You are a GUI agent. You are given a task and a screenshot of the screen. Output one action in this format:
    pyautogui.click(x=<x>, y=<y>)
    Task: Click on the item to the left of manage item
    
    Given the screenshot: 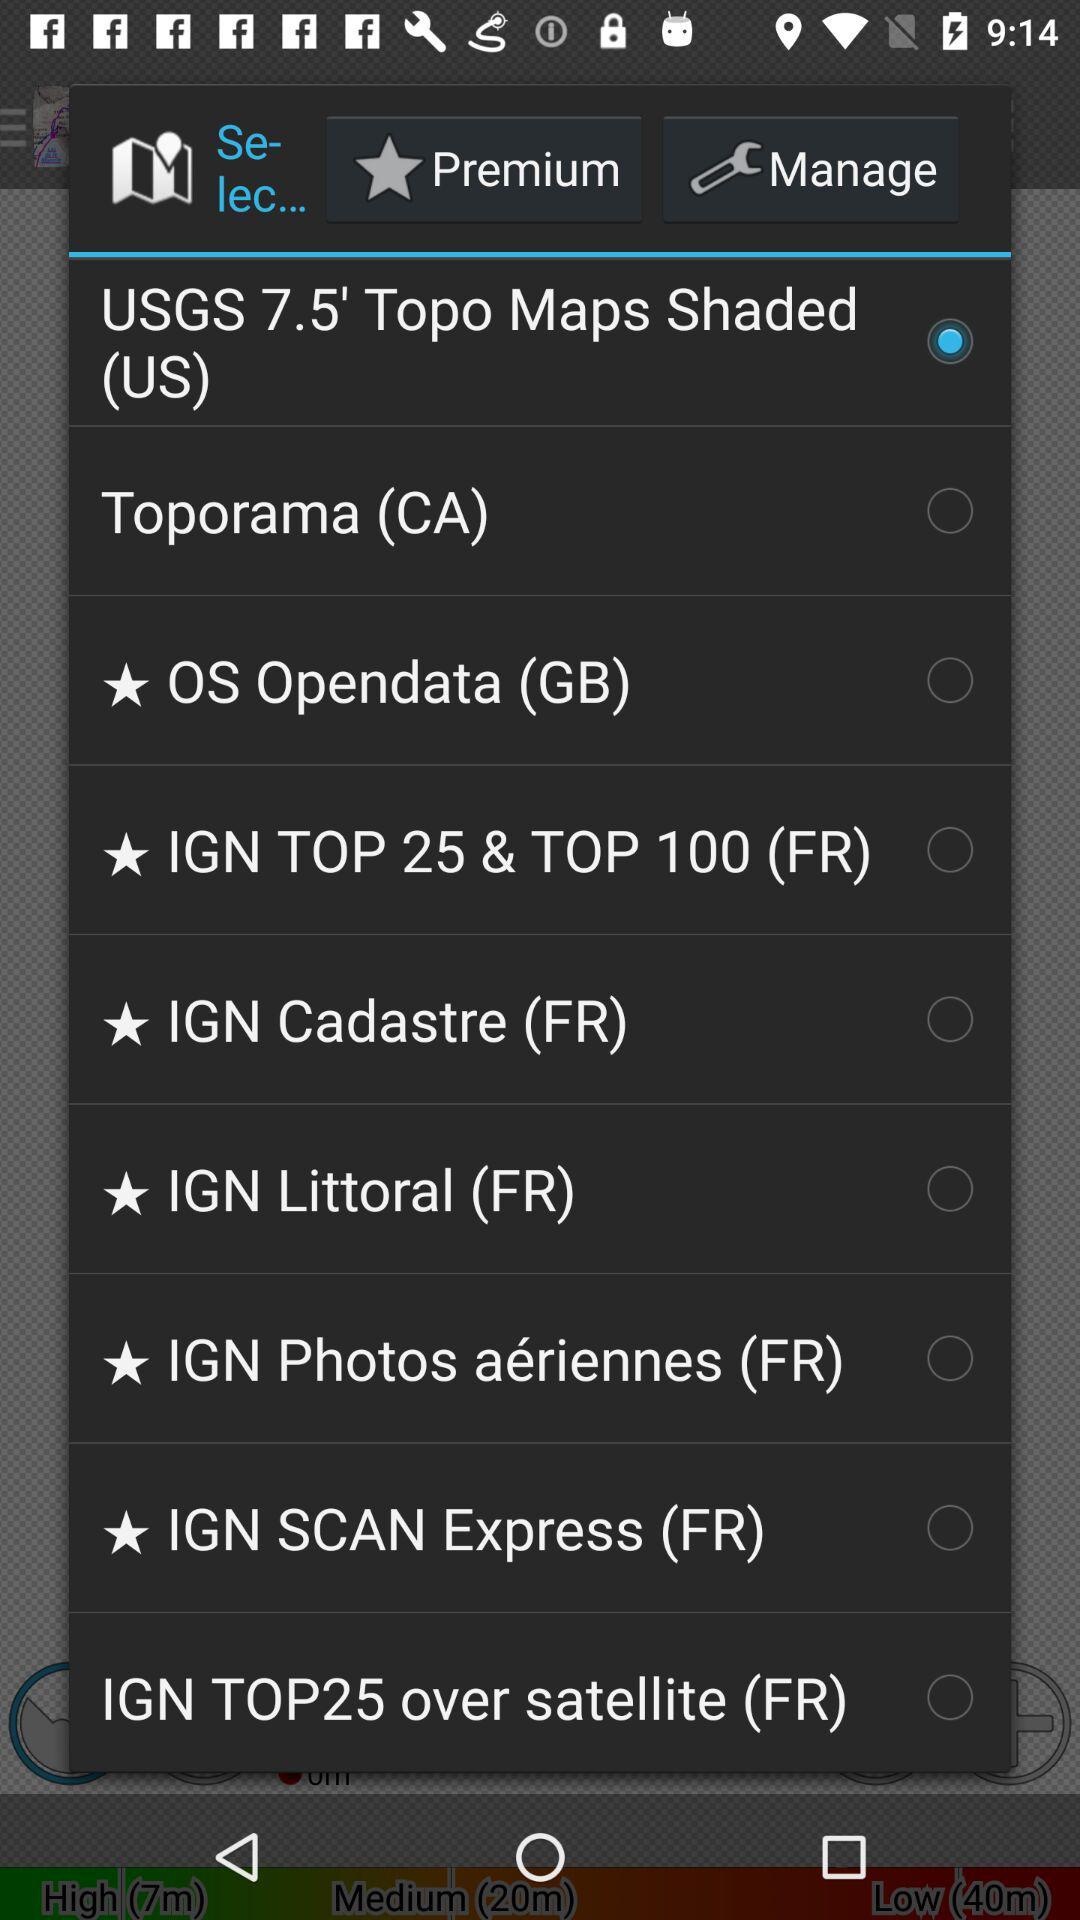 What is the action you would take?
    pyautogui.click(x=484, y=168)
    